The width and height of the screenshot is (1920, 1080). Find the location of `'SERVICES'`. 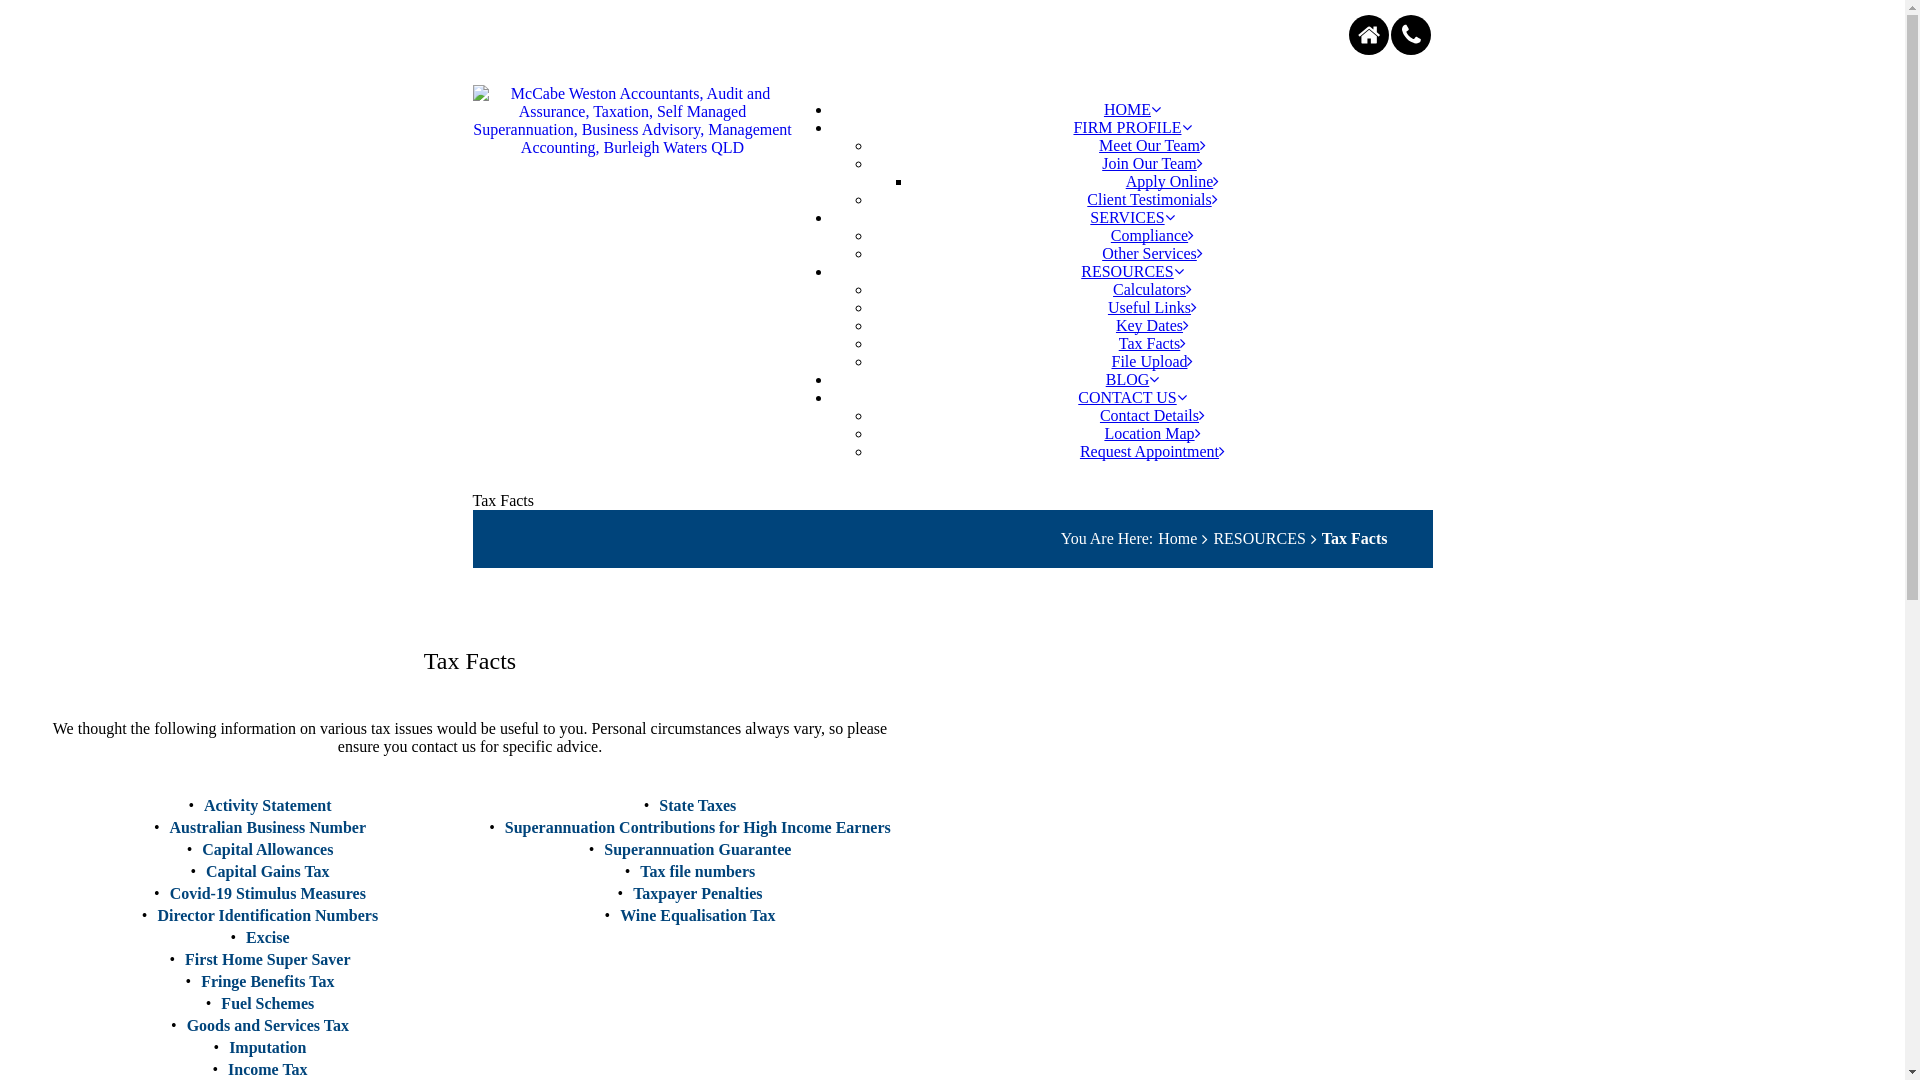

'SERVICES' is located at coordinates (1132, 217).